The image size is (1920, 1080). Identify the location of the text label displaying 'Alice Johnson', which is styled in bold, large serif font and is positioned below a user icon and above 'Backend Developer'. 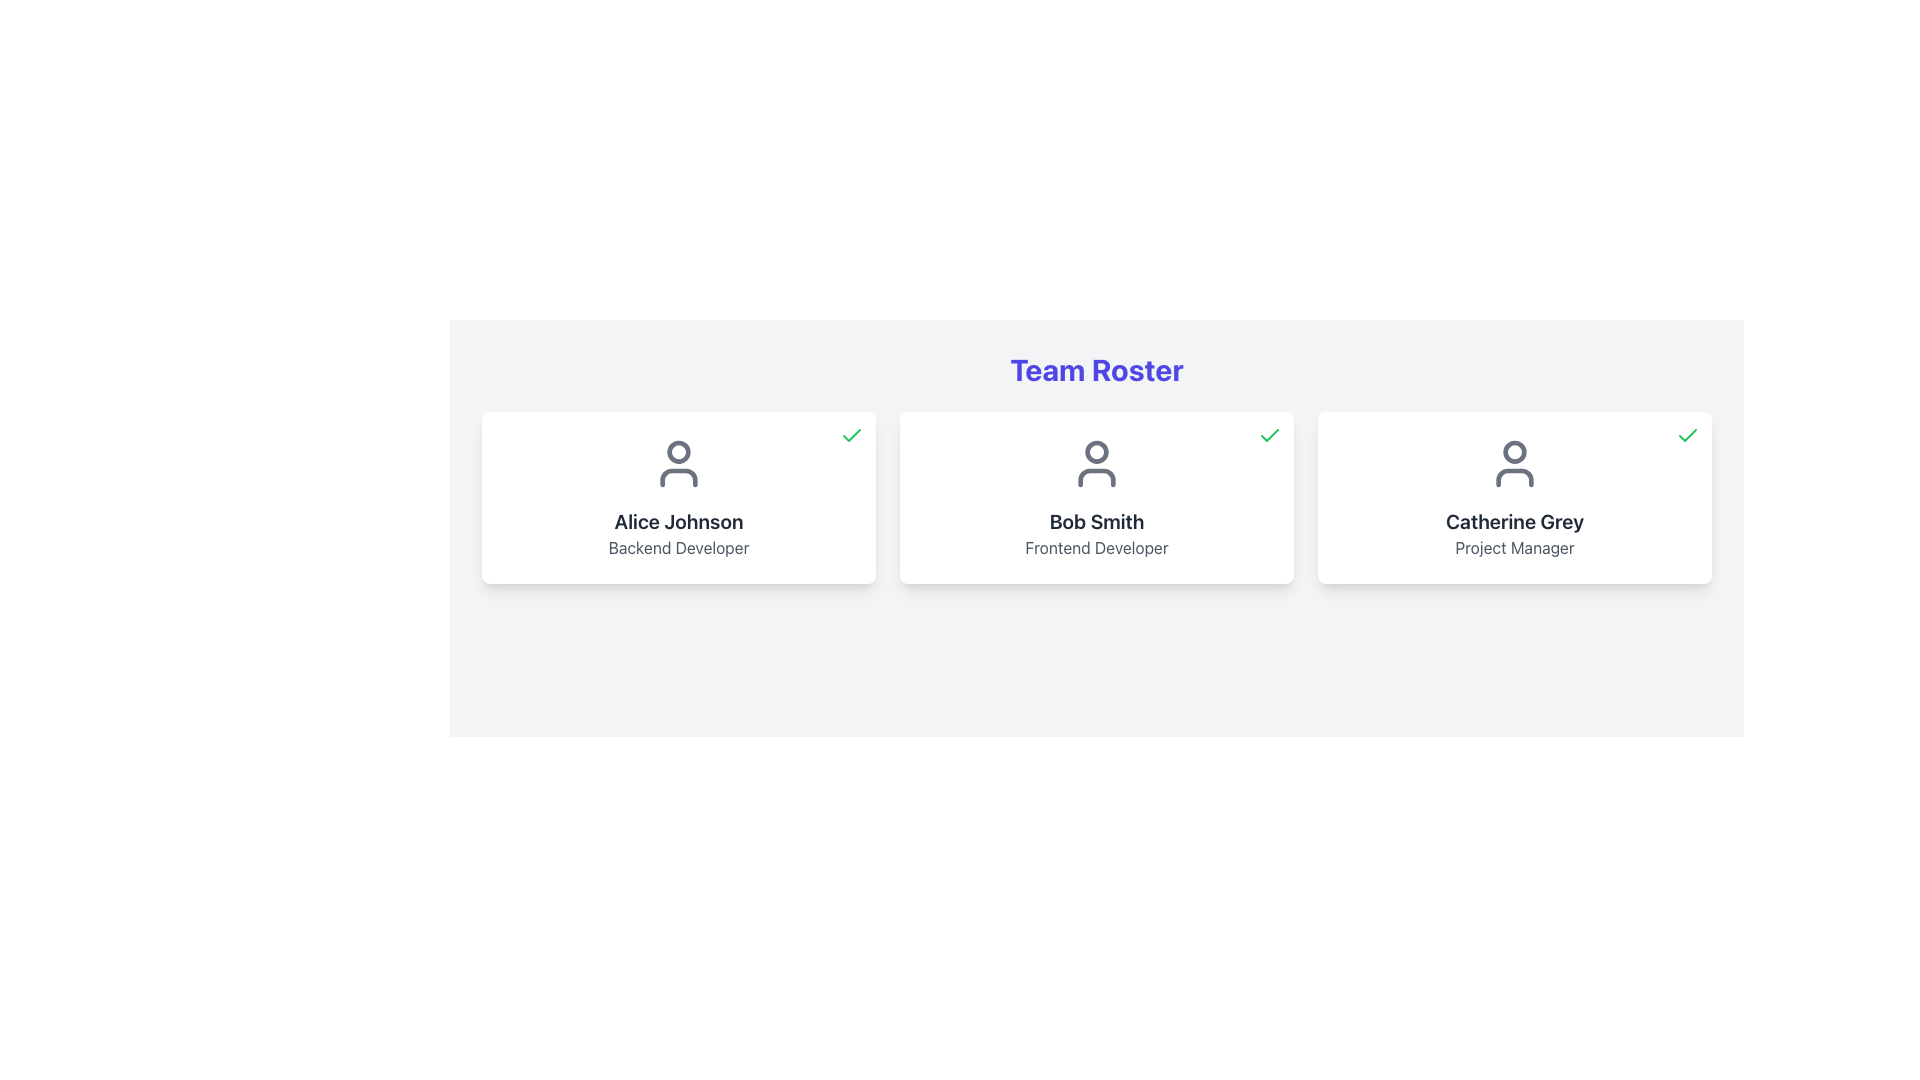
(678, 520).